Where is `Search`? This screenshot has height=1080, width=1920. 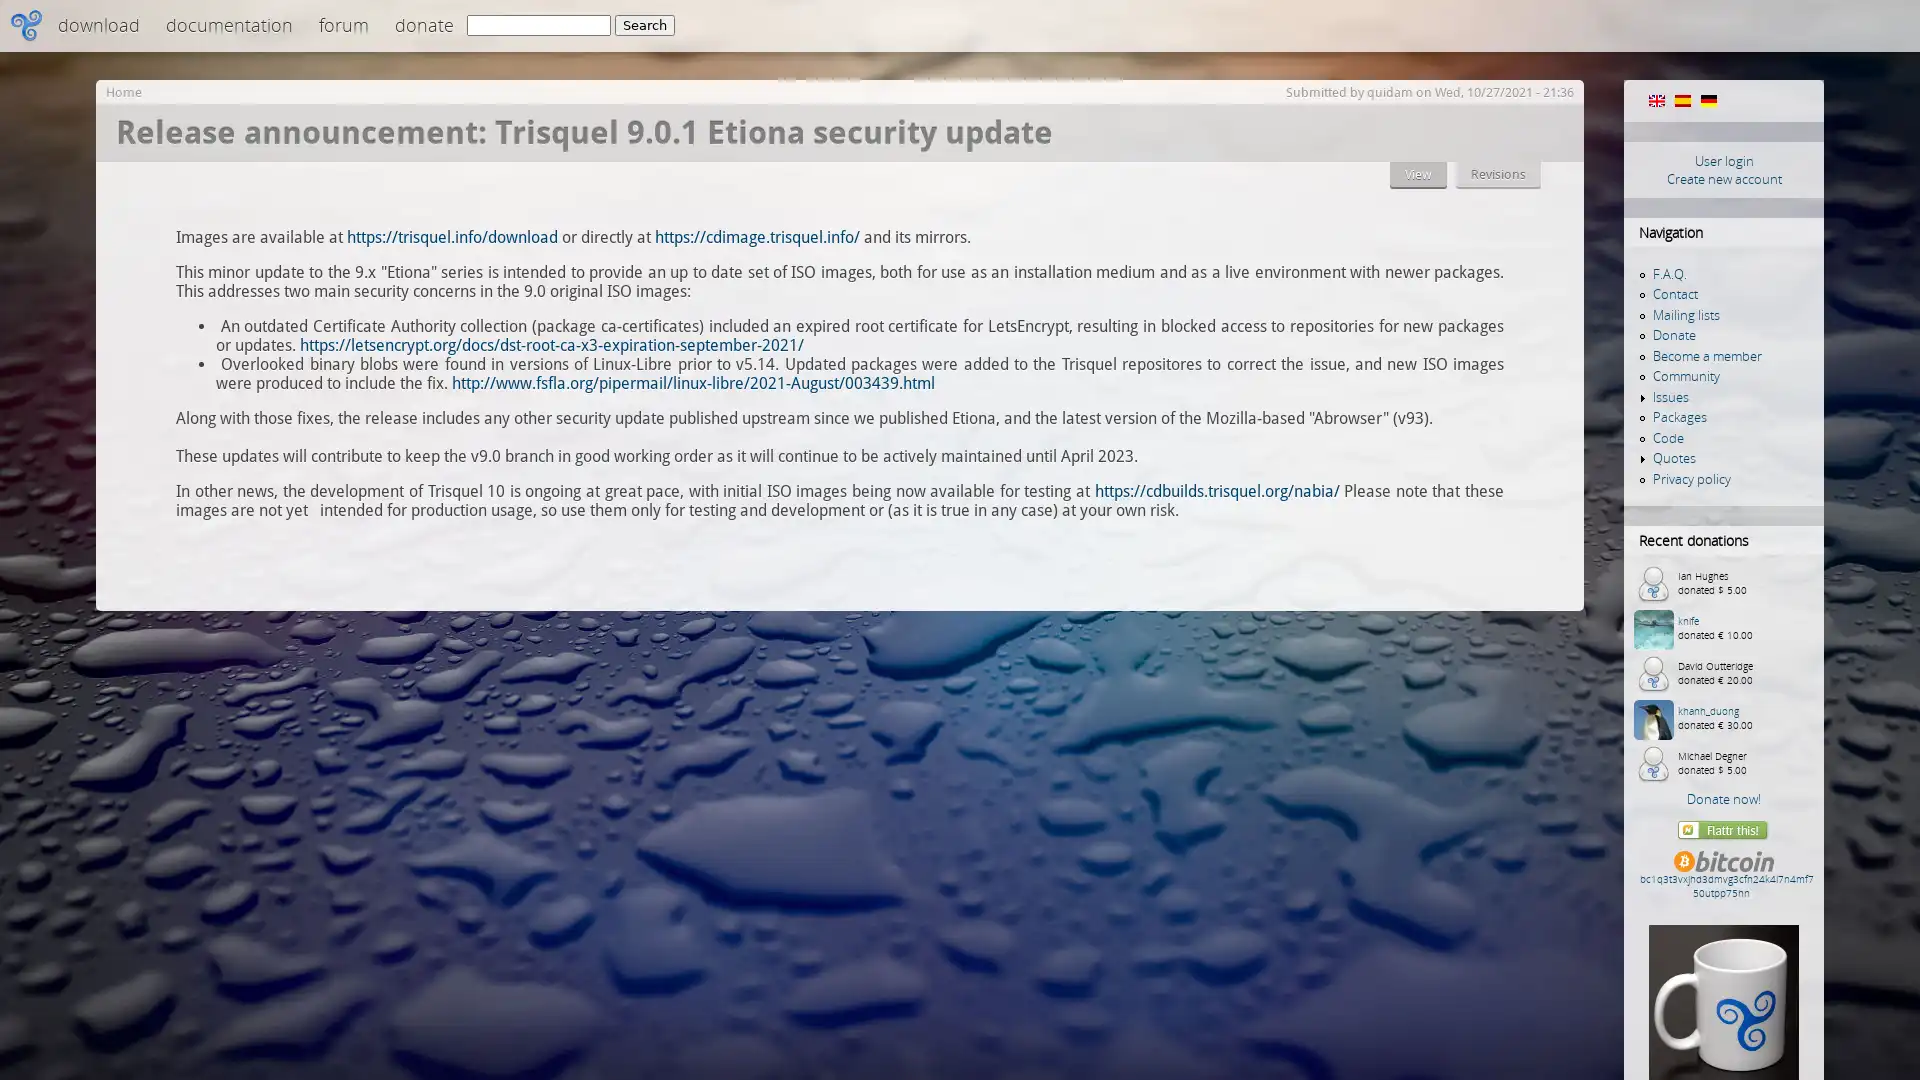
Search is located at coordinates (644, 25).